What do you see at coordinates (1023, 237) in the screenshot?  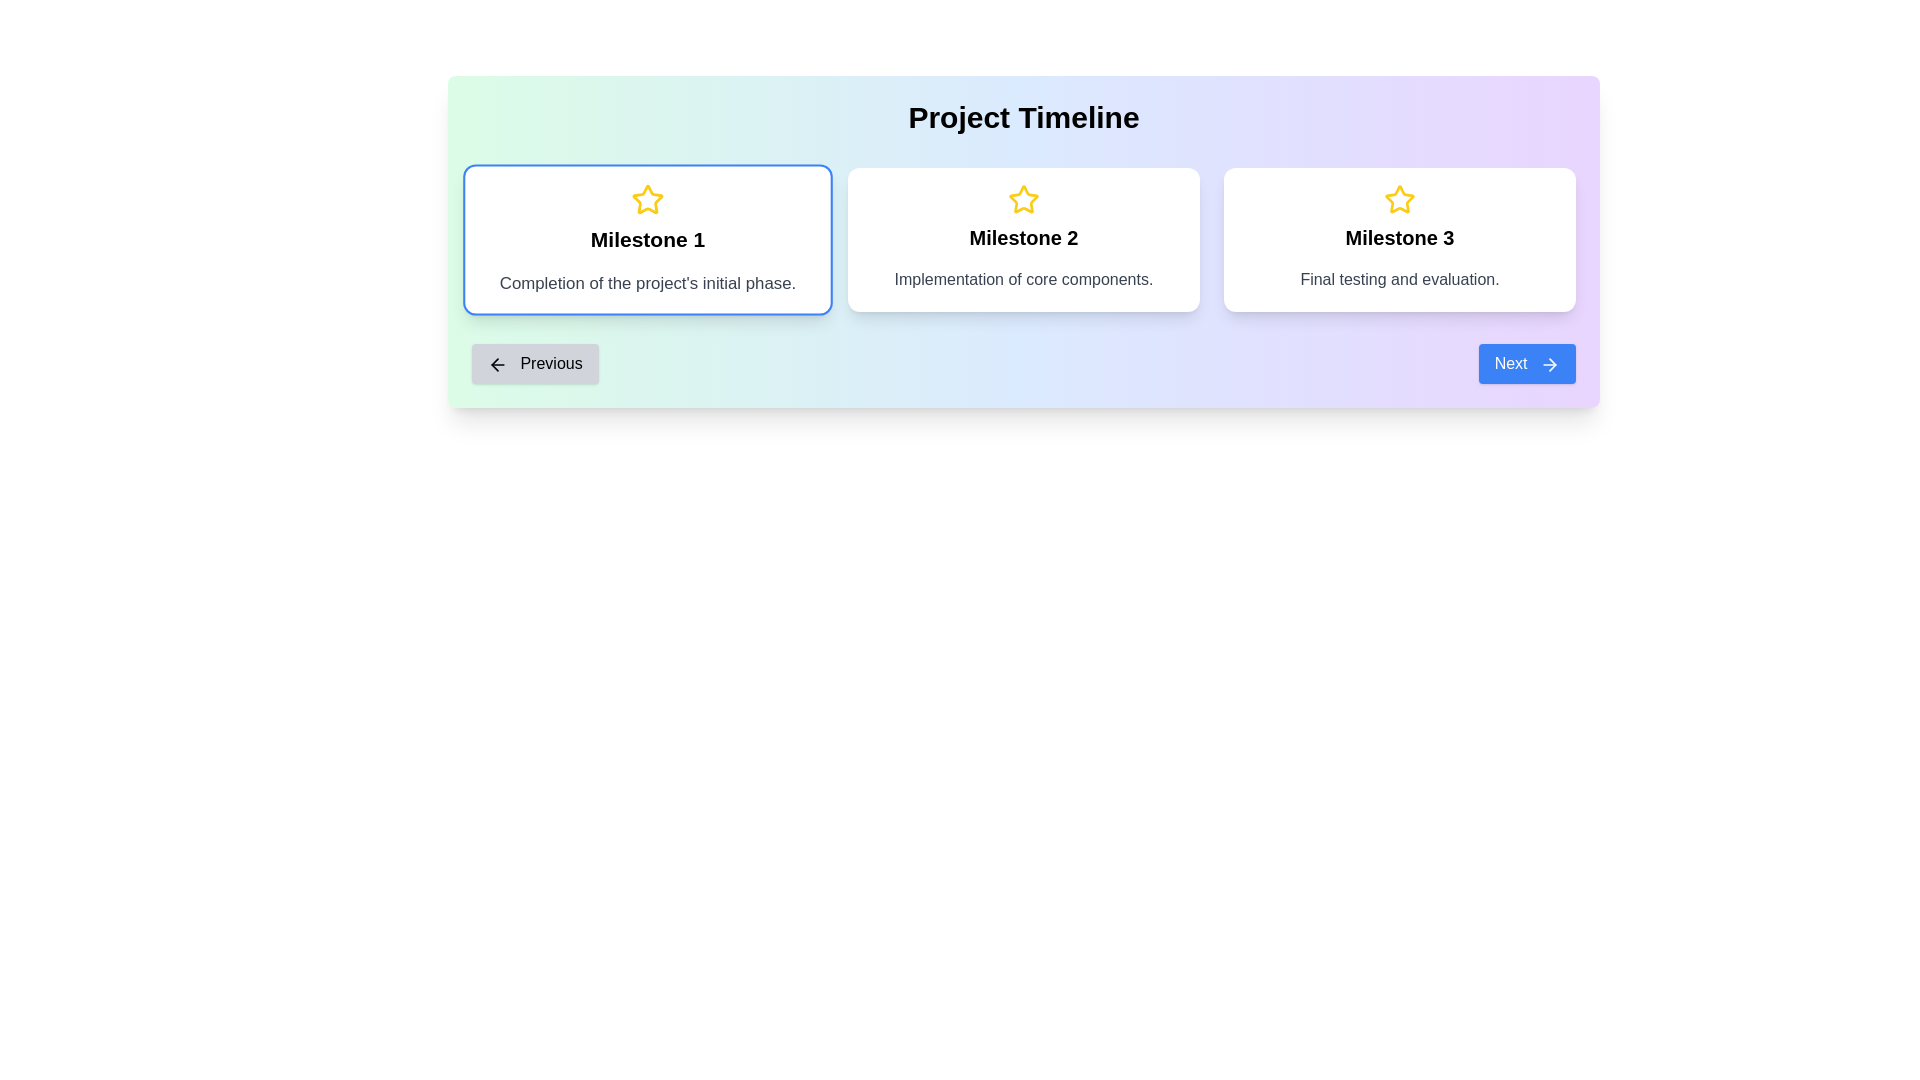 I see `the text label that serves as the header for the 'Milestone 2' section located in the second column of the 'Project Timeline'` at bounding box center [1023, 237].